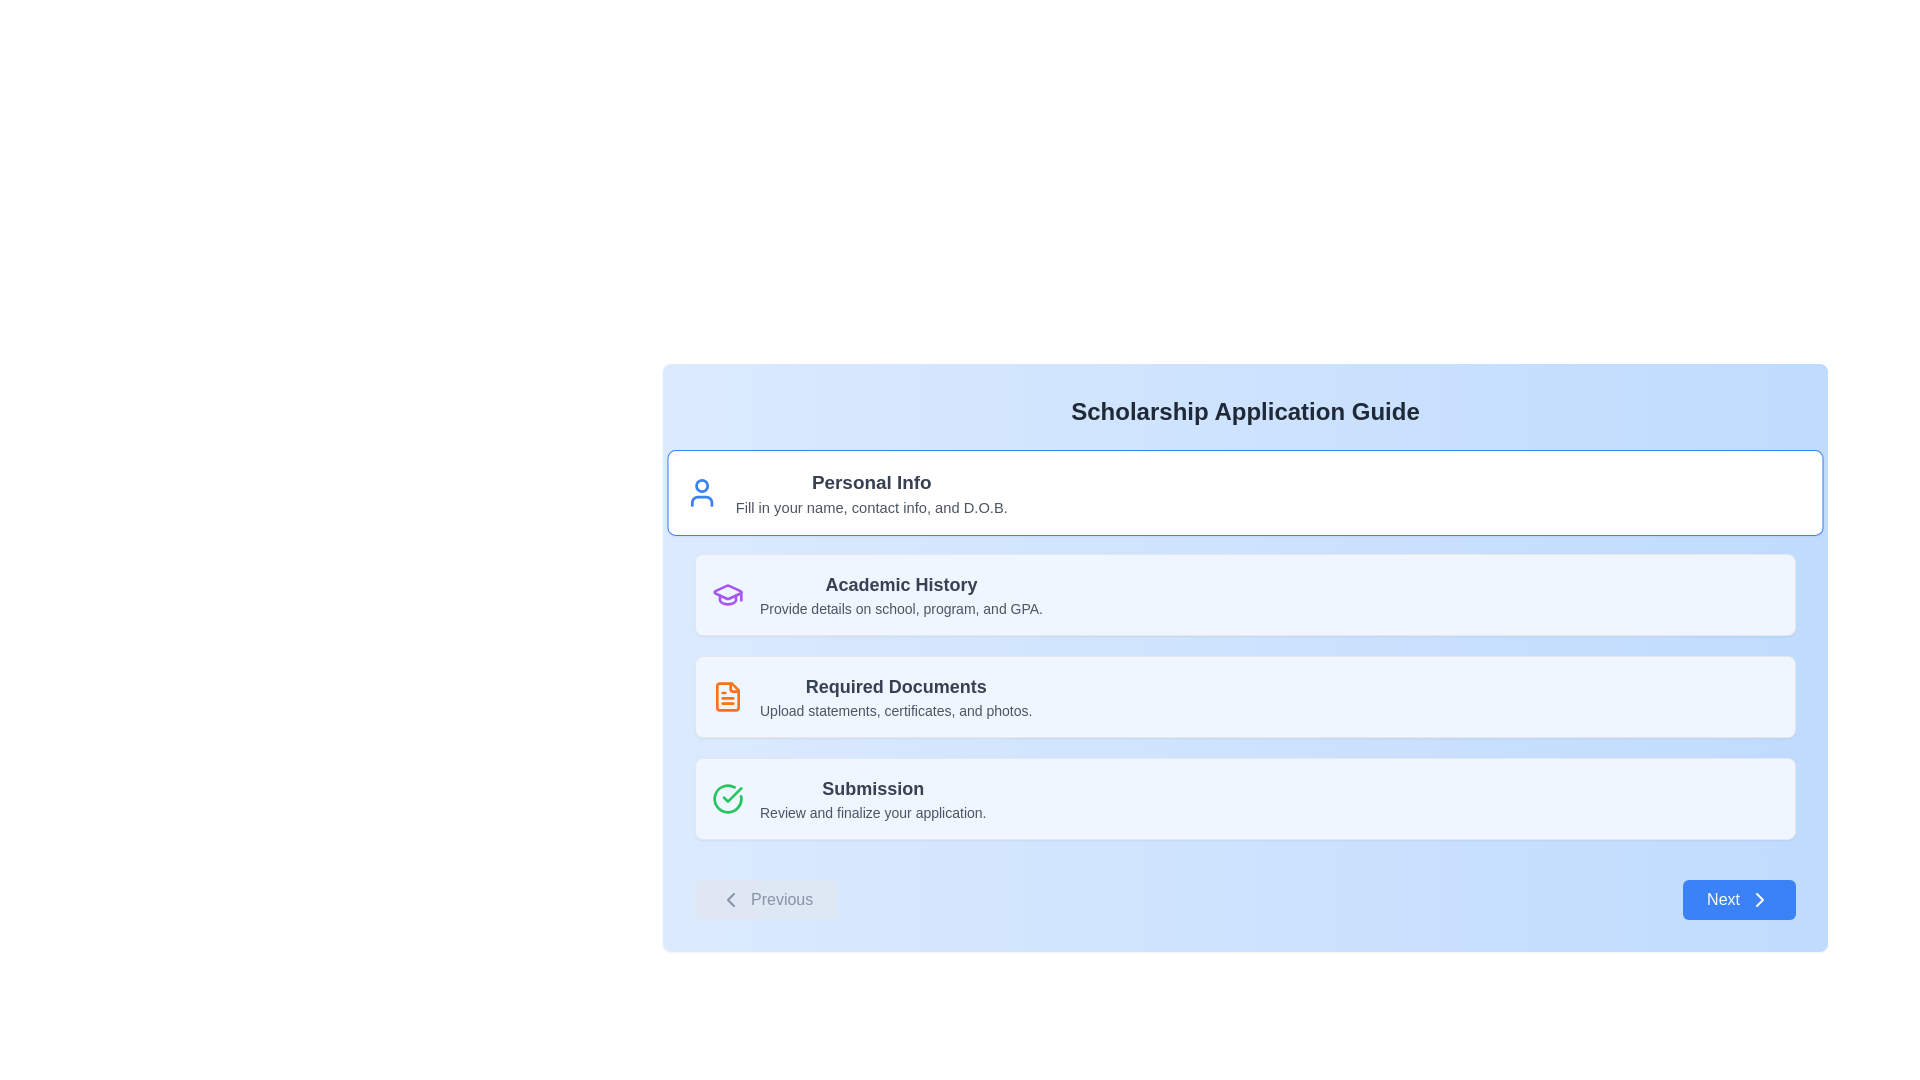  What do you see at coordinates (895, 709) in the screenshot?
I see `the descriptive text segment reading 'Upload statements, certificates, and photos.' which is located directly beneath the heading 'Required Documents' in the third section of the interface` at bounding box center [895, 709].